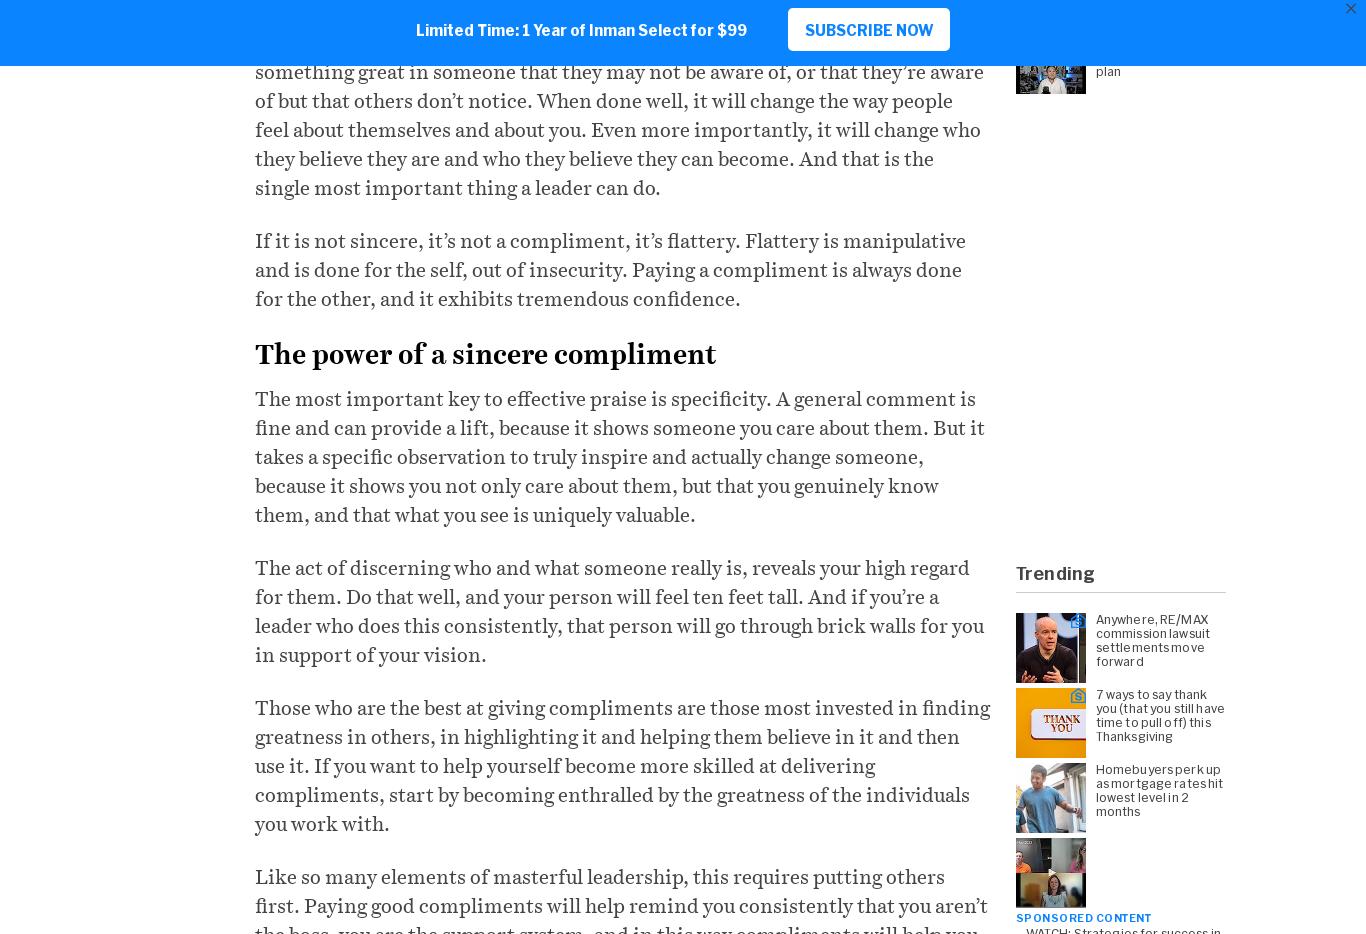  I want to click on 'Anywhere, RE/MAX commission lawsuit settlements move forward', so click(1152, 639).